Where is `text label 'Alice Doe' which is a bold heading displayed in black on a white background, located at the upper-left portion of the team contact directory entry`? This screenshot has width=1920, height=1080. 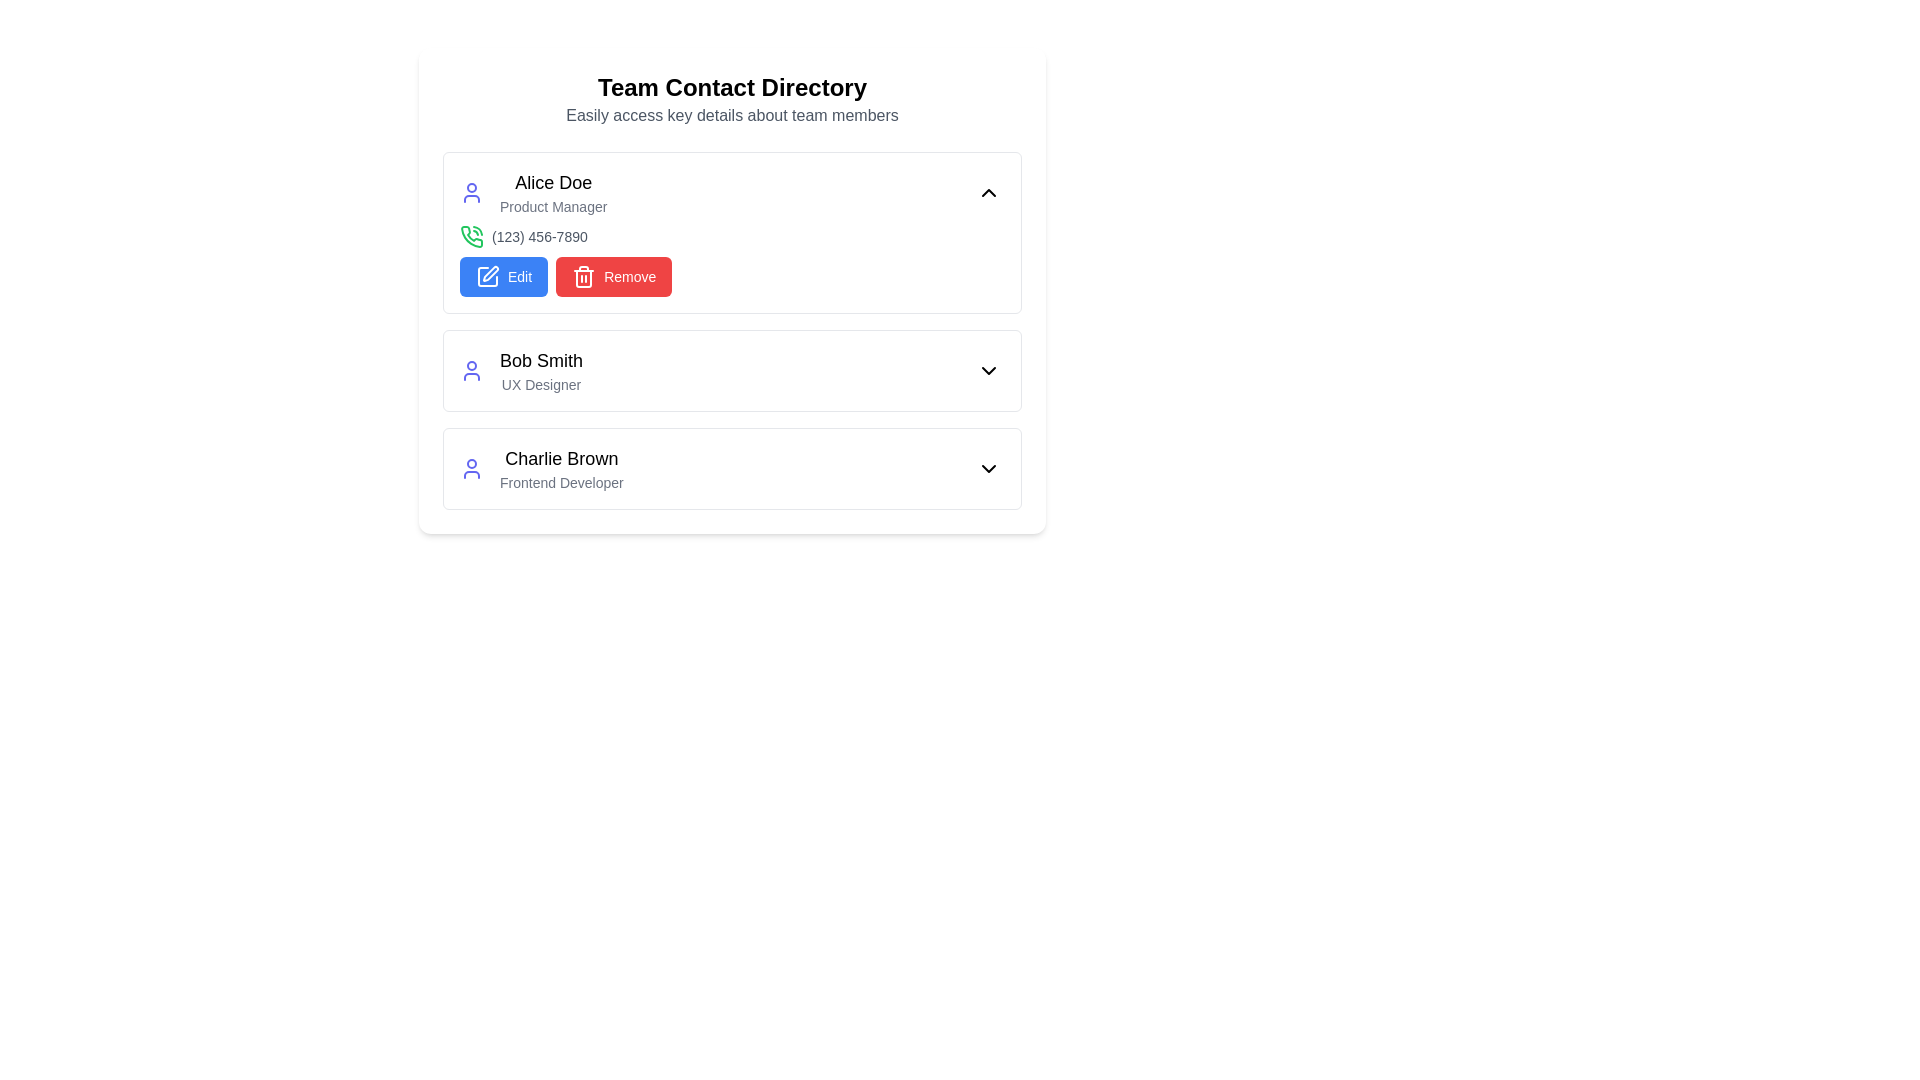
text label 'Alice Doe' which is a bold heading displayed in black on a white background, located at the upper-left portion of the team contact directory entry is located at coordinates (553, 182).